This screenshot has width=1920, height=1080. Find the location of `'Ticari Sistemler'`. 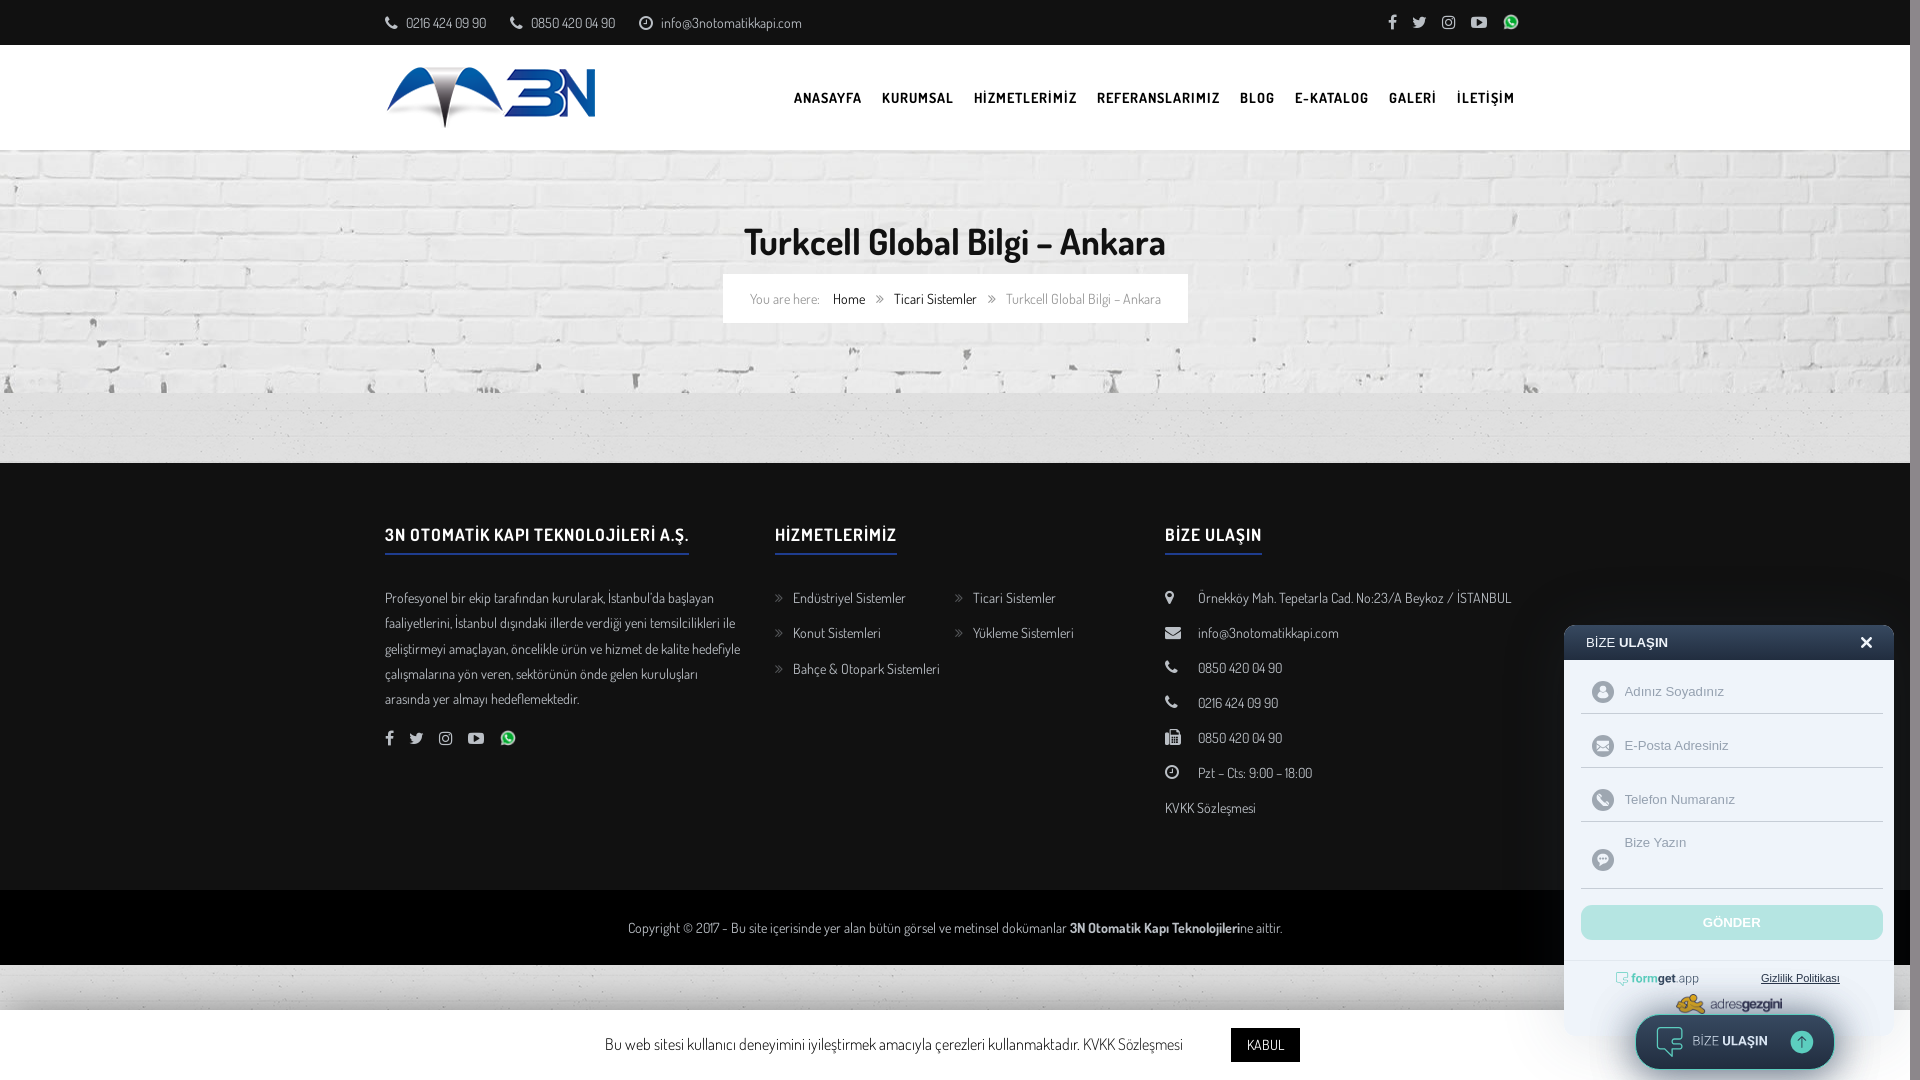

'Ticari Sistemler' is located at coordinates (934, 298).